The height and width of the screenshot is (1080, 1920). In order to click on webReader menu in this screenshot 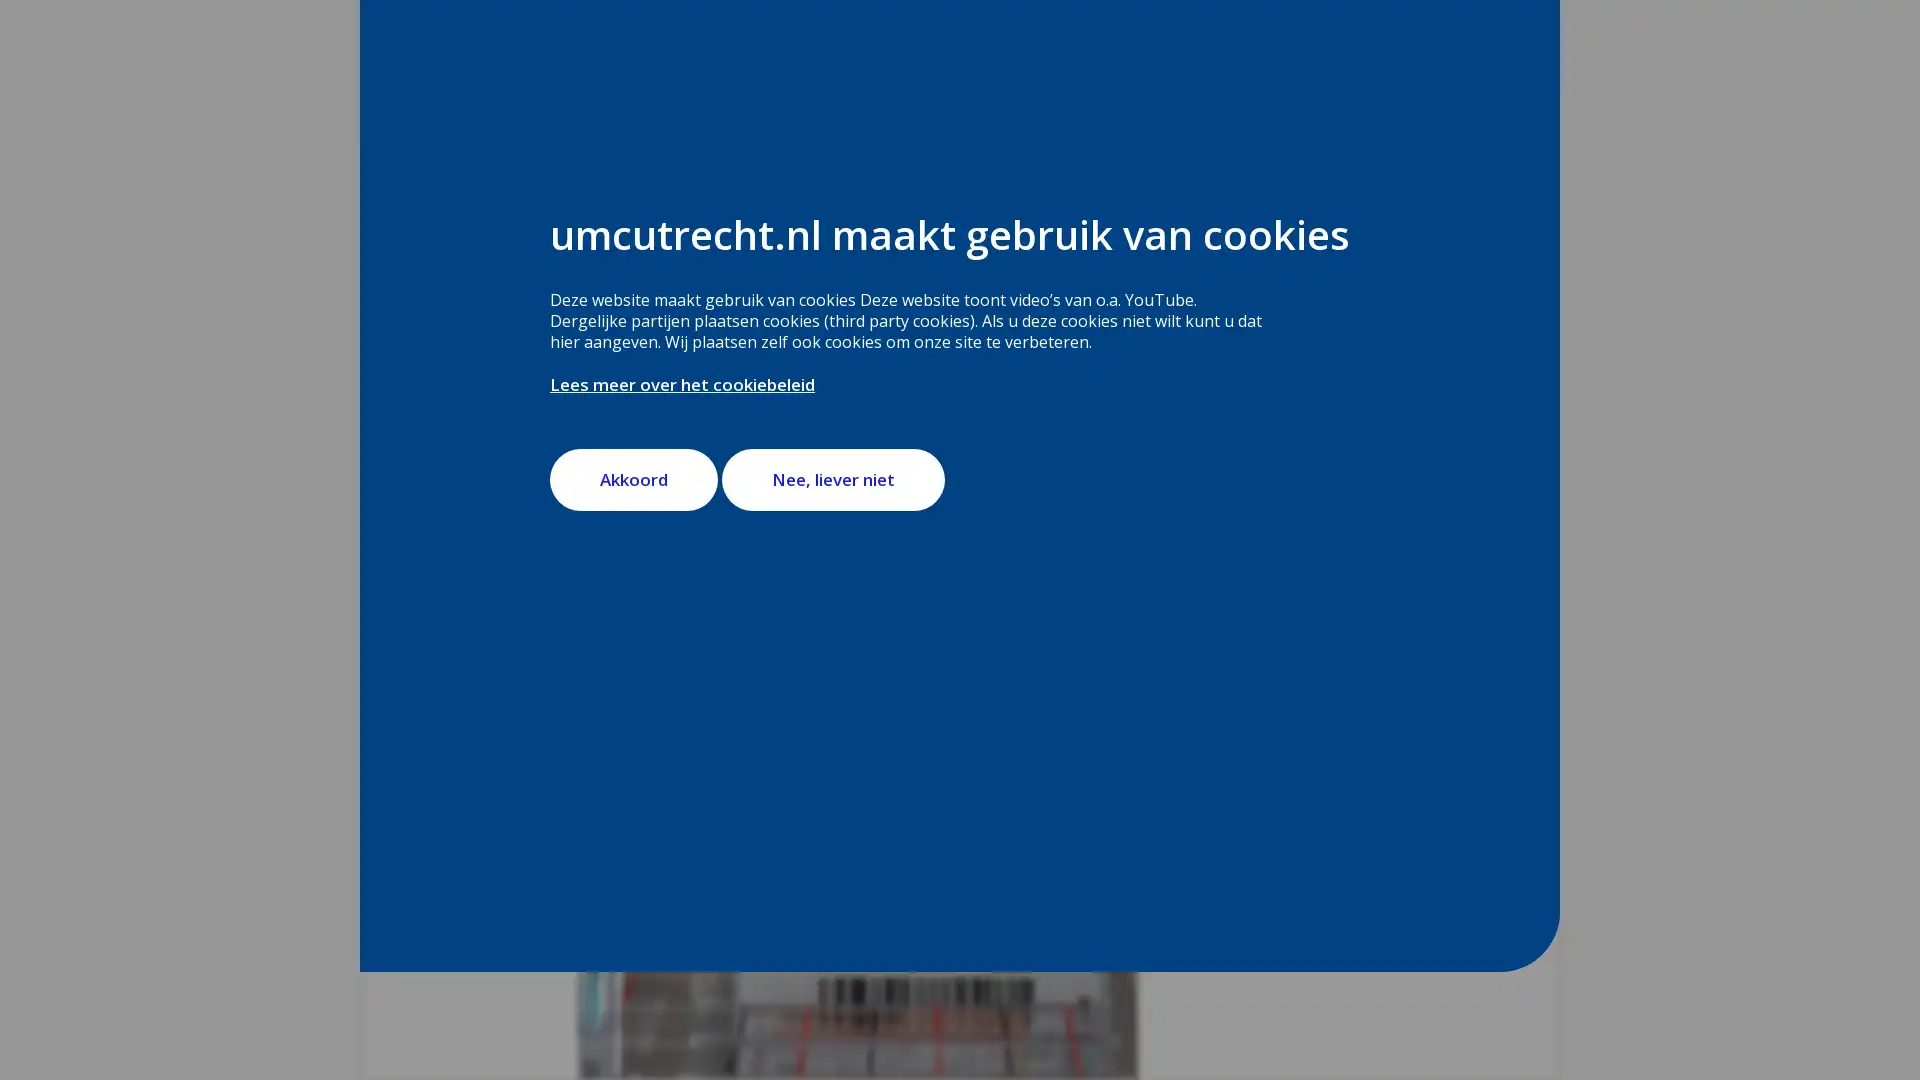, I will do `click(593, 261)`.